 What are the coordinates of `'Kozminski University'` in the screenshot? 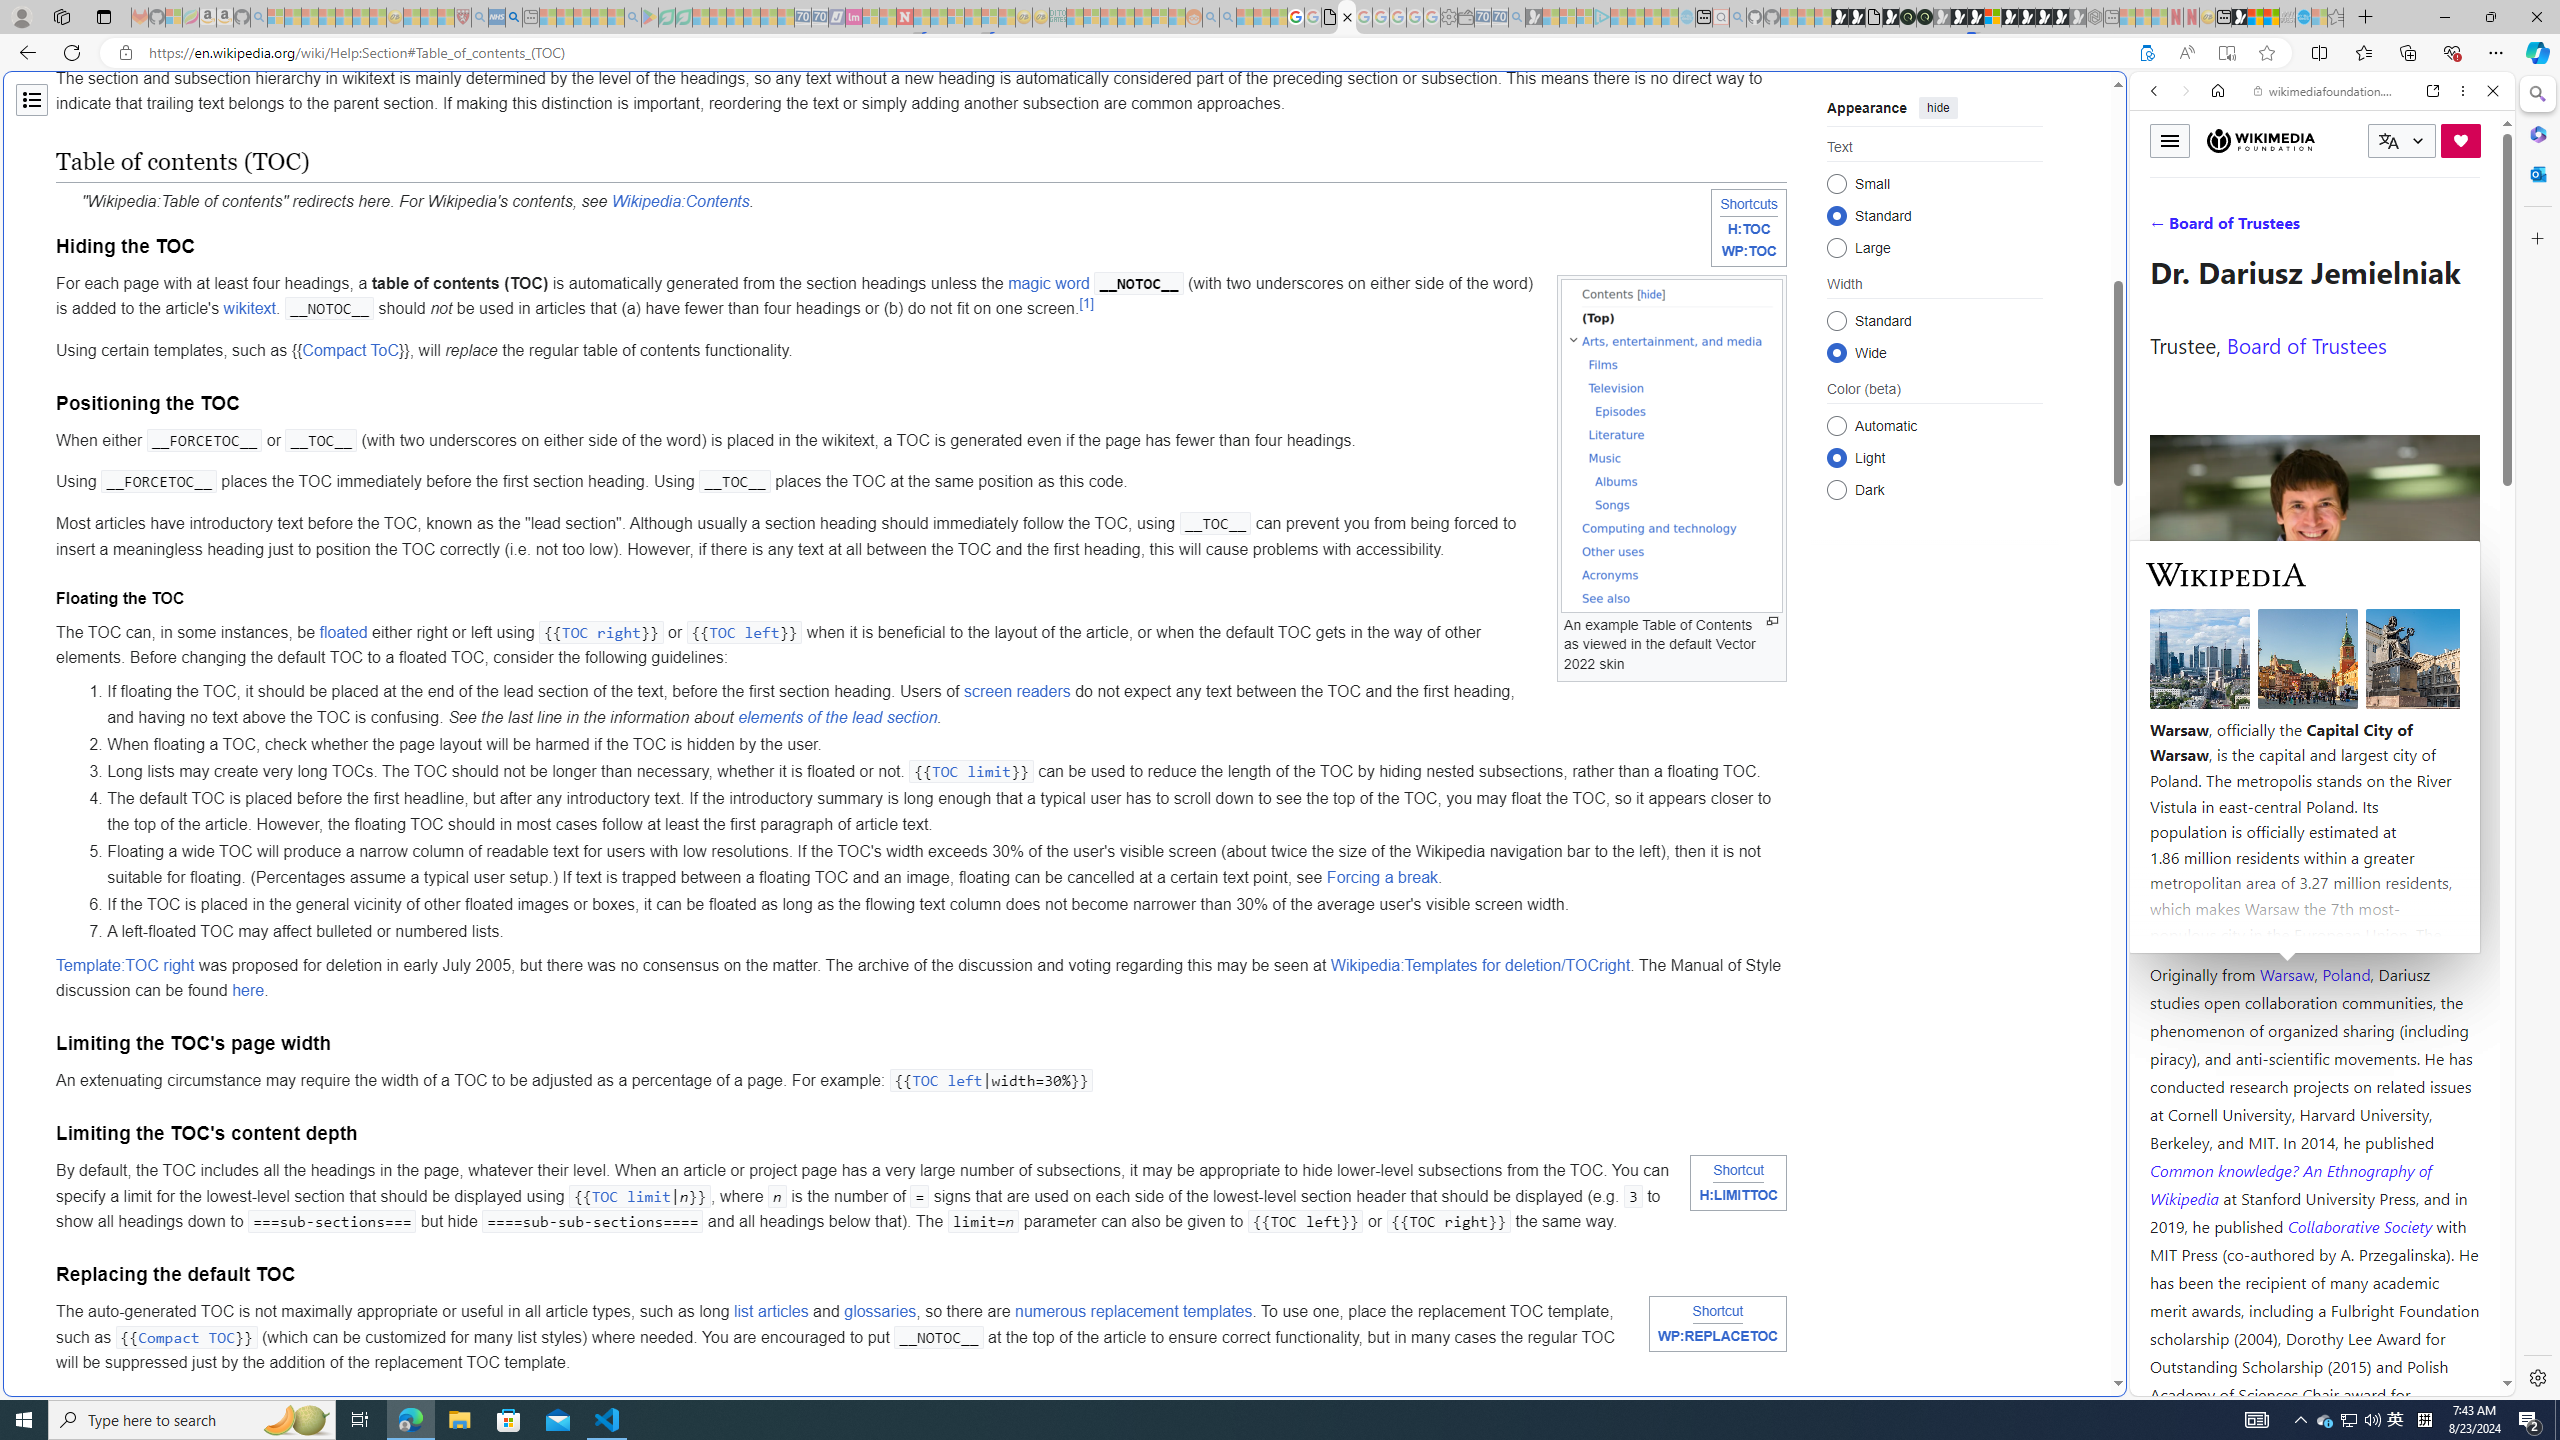 It's located at (2314, 854).